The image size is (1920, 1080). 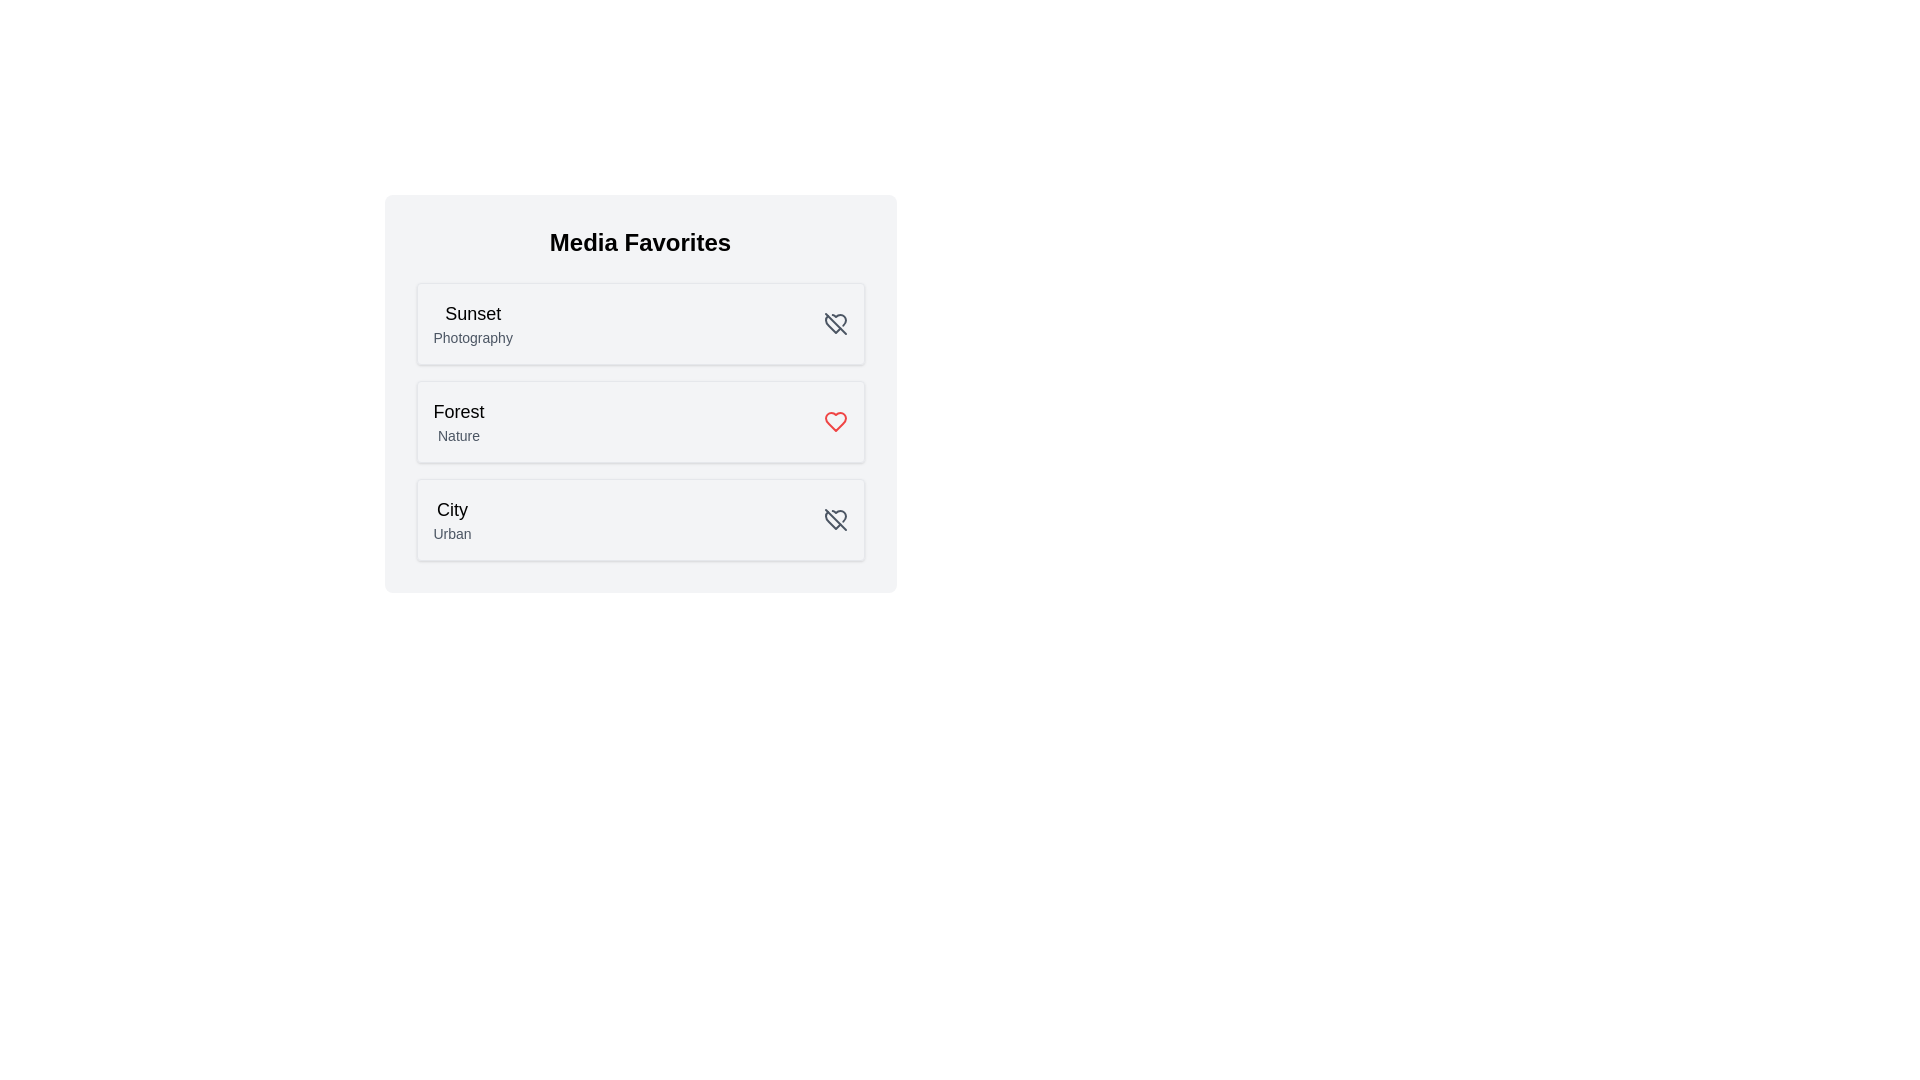 I want to click on the media item card corresponding to City, so click(x=640, y=519).